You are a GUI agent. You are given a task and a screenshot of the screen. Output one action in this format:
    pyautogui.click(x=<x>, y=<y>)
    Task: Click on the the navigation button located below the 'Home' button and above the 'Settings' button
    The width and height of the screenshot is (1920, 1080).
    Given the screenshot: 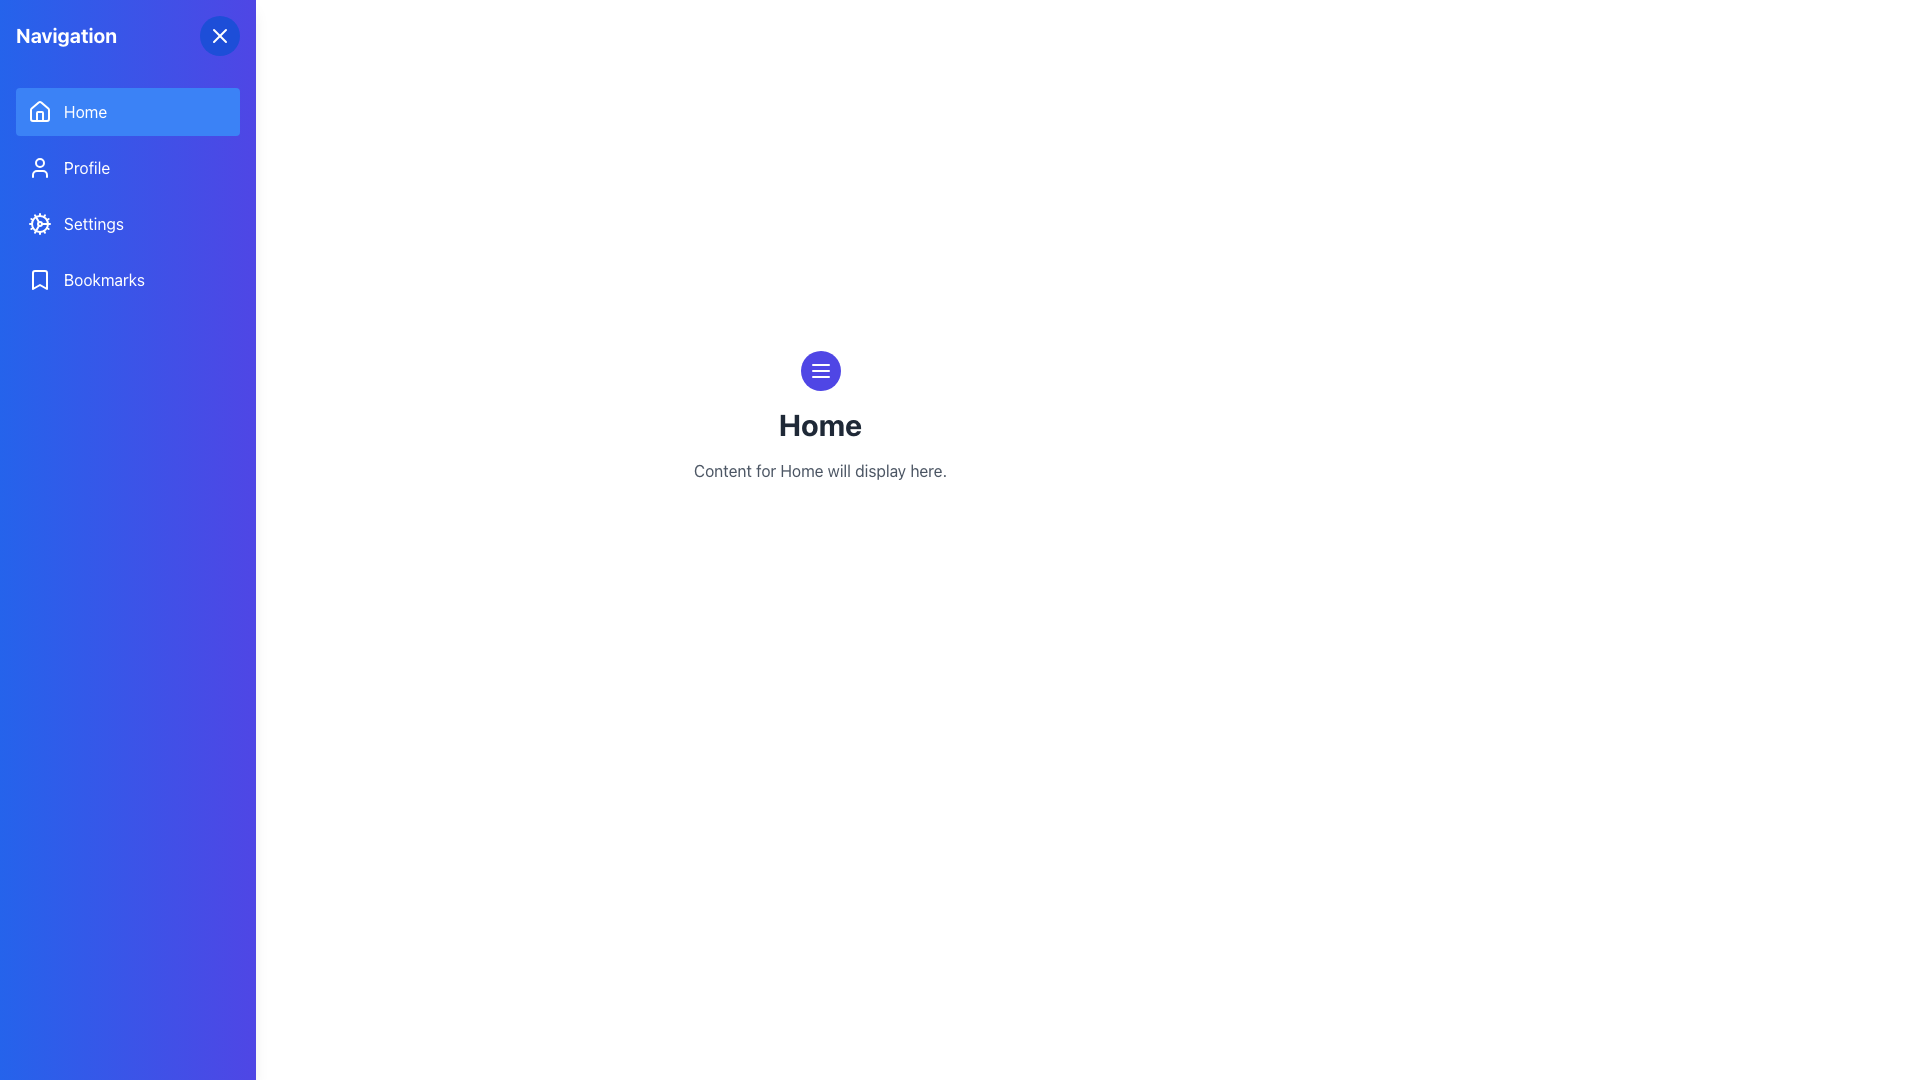 What is the action you would take?
    pyautogui.click(x=127, y=167)
    